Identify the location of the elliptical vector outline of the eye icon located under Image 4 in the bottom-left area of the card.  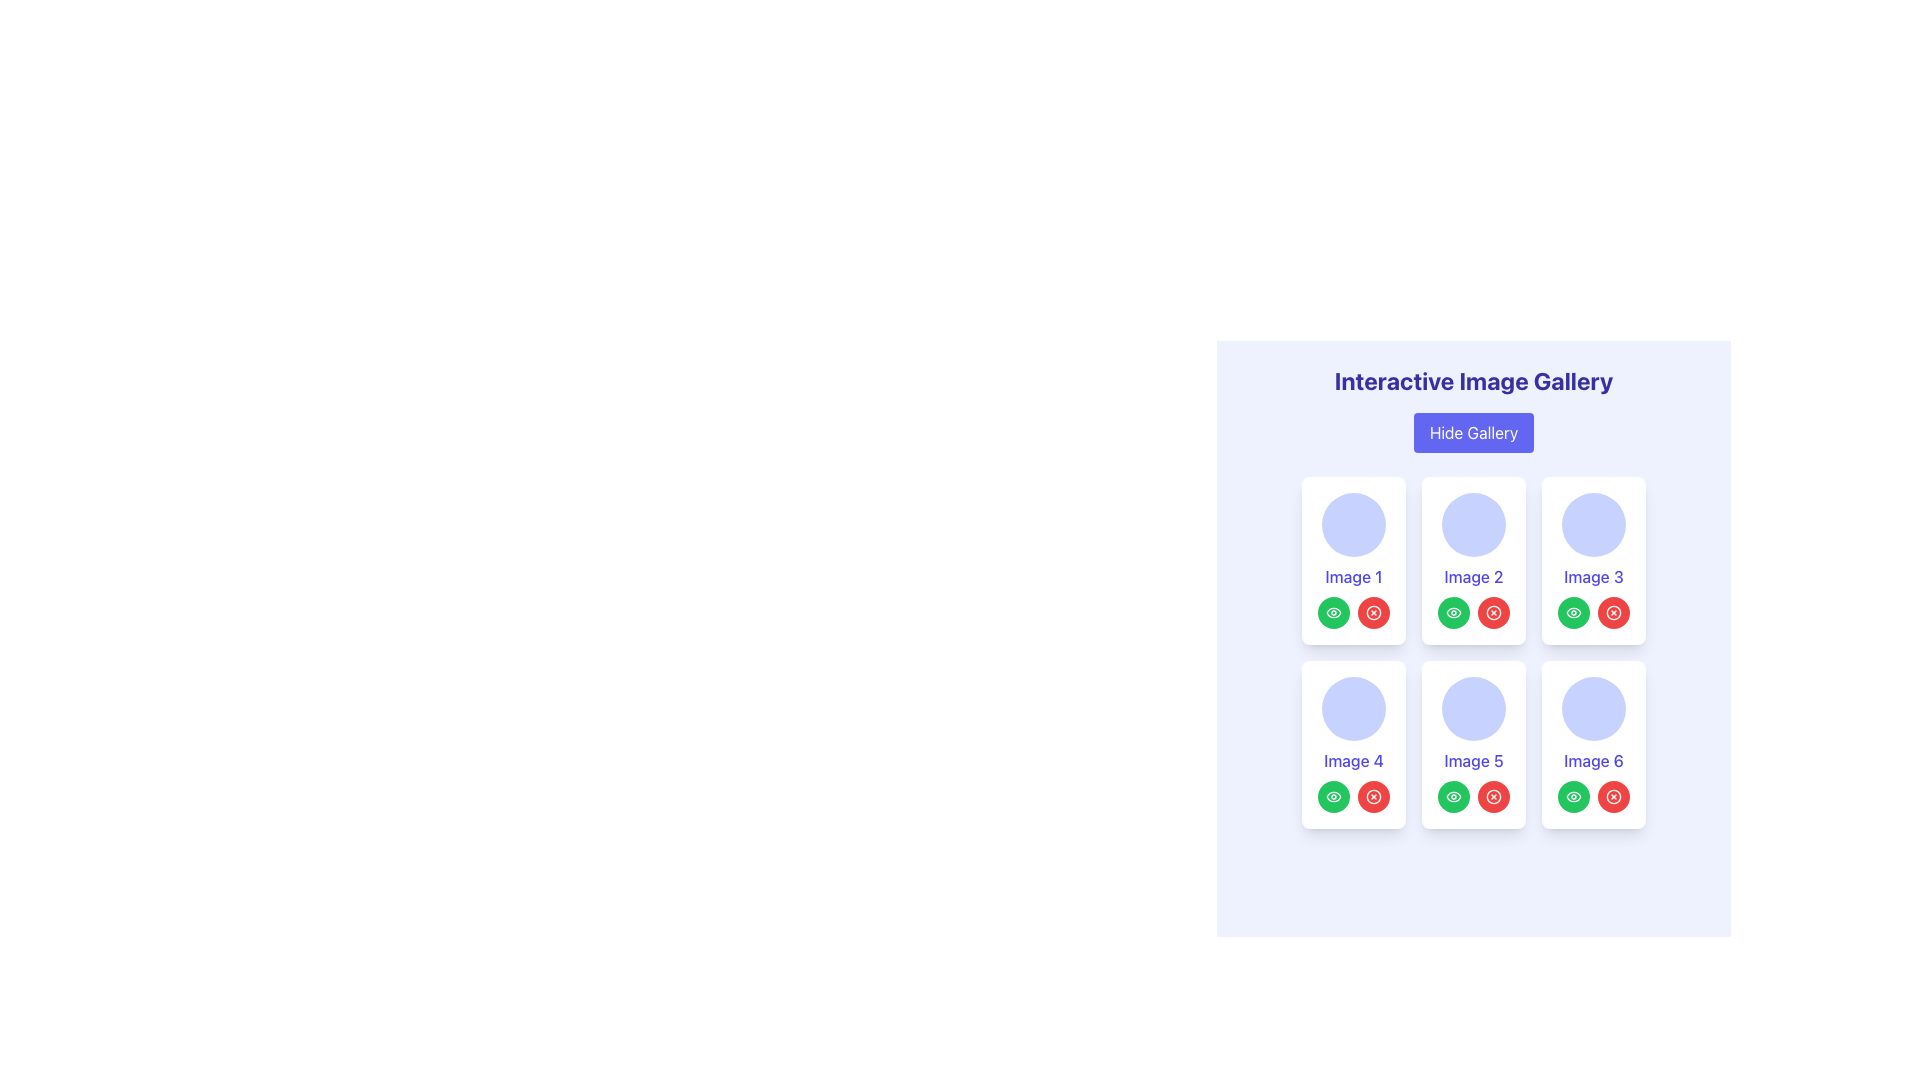
(1334, 796).